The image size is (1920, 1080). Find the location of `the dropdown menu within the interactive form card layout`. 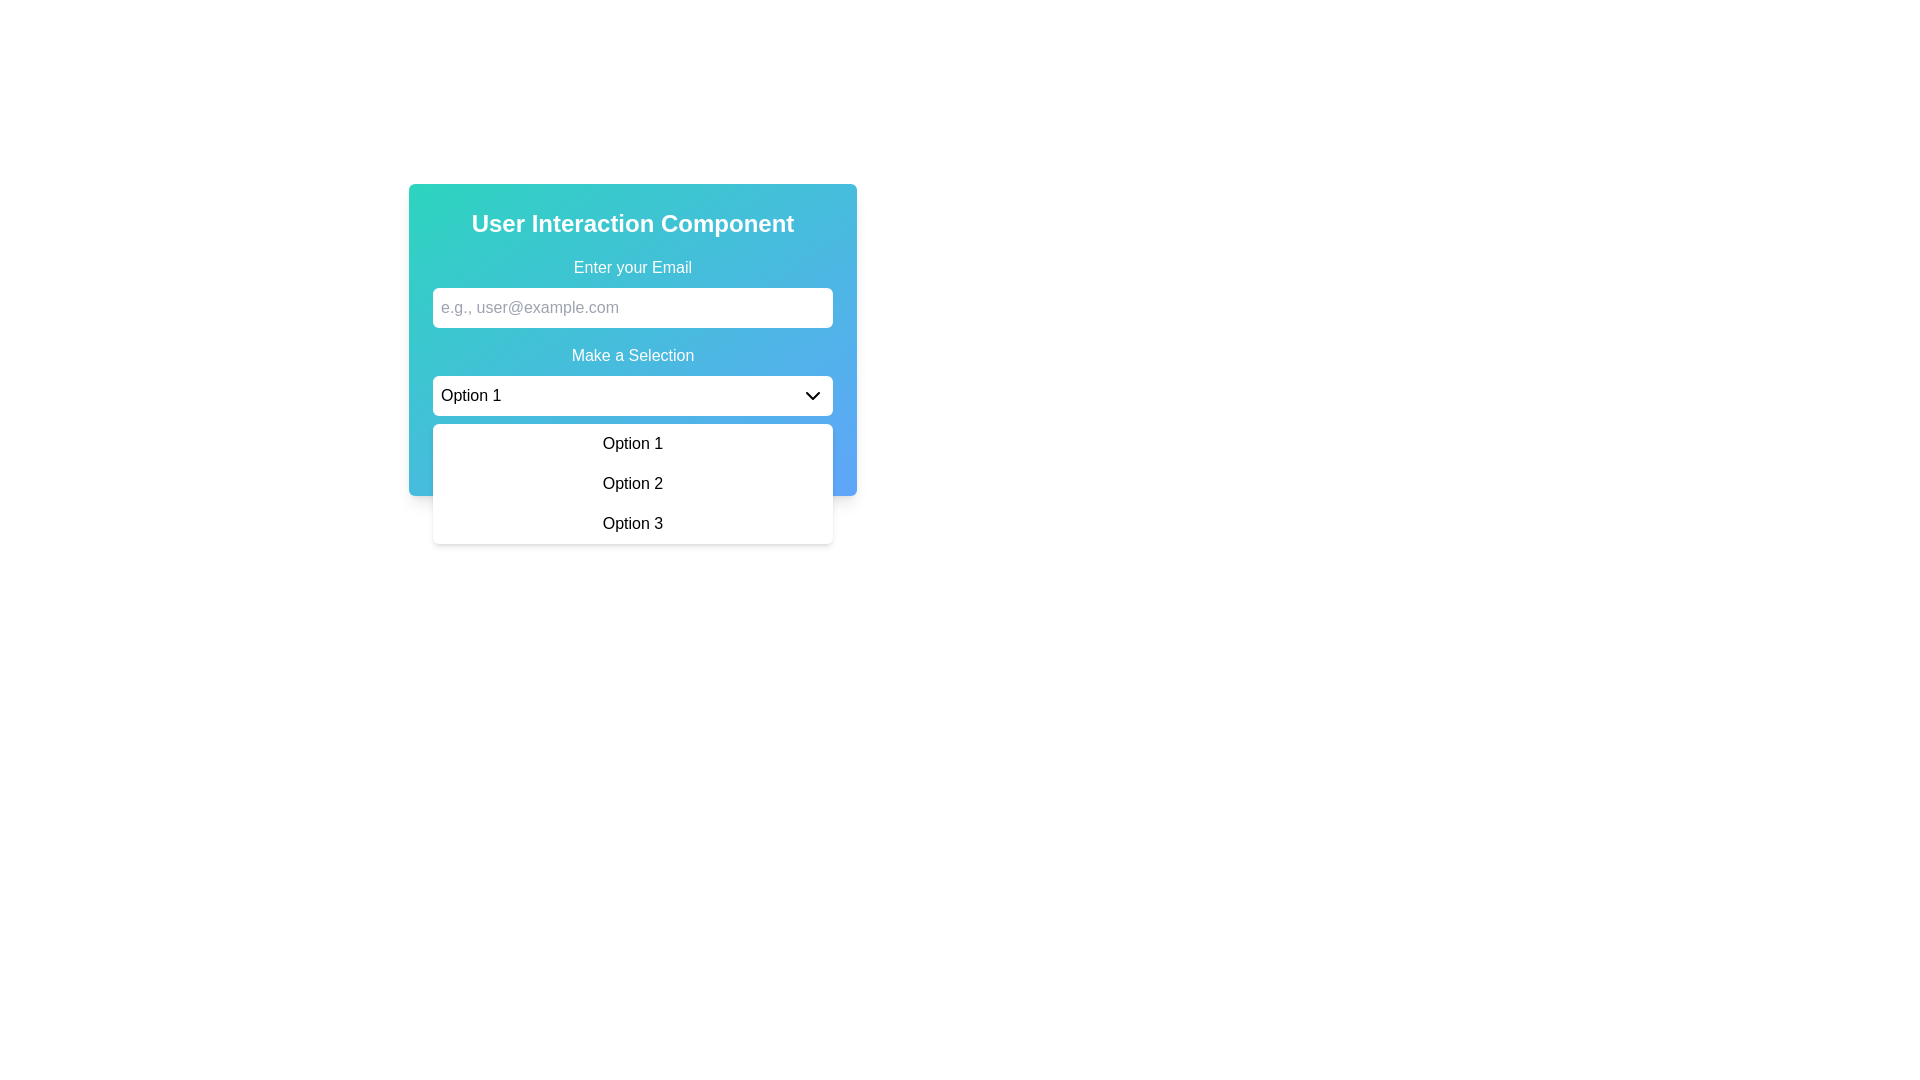

the dropdown menu within the interactive form card layout is located at coordinates (632, 338).